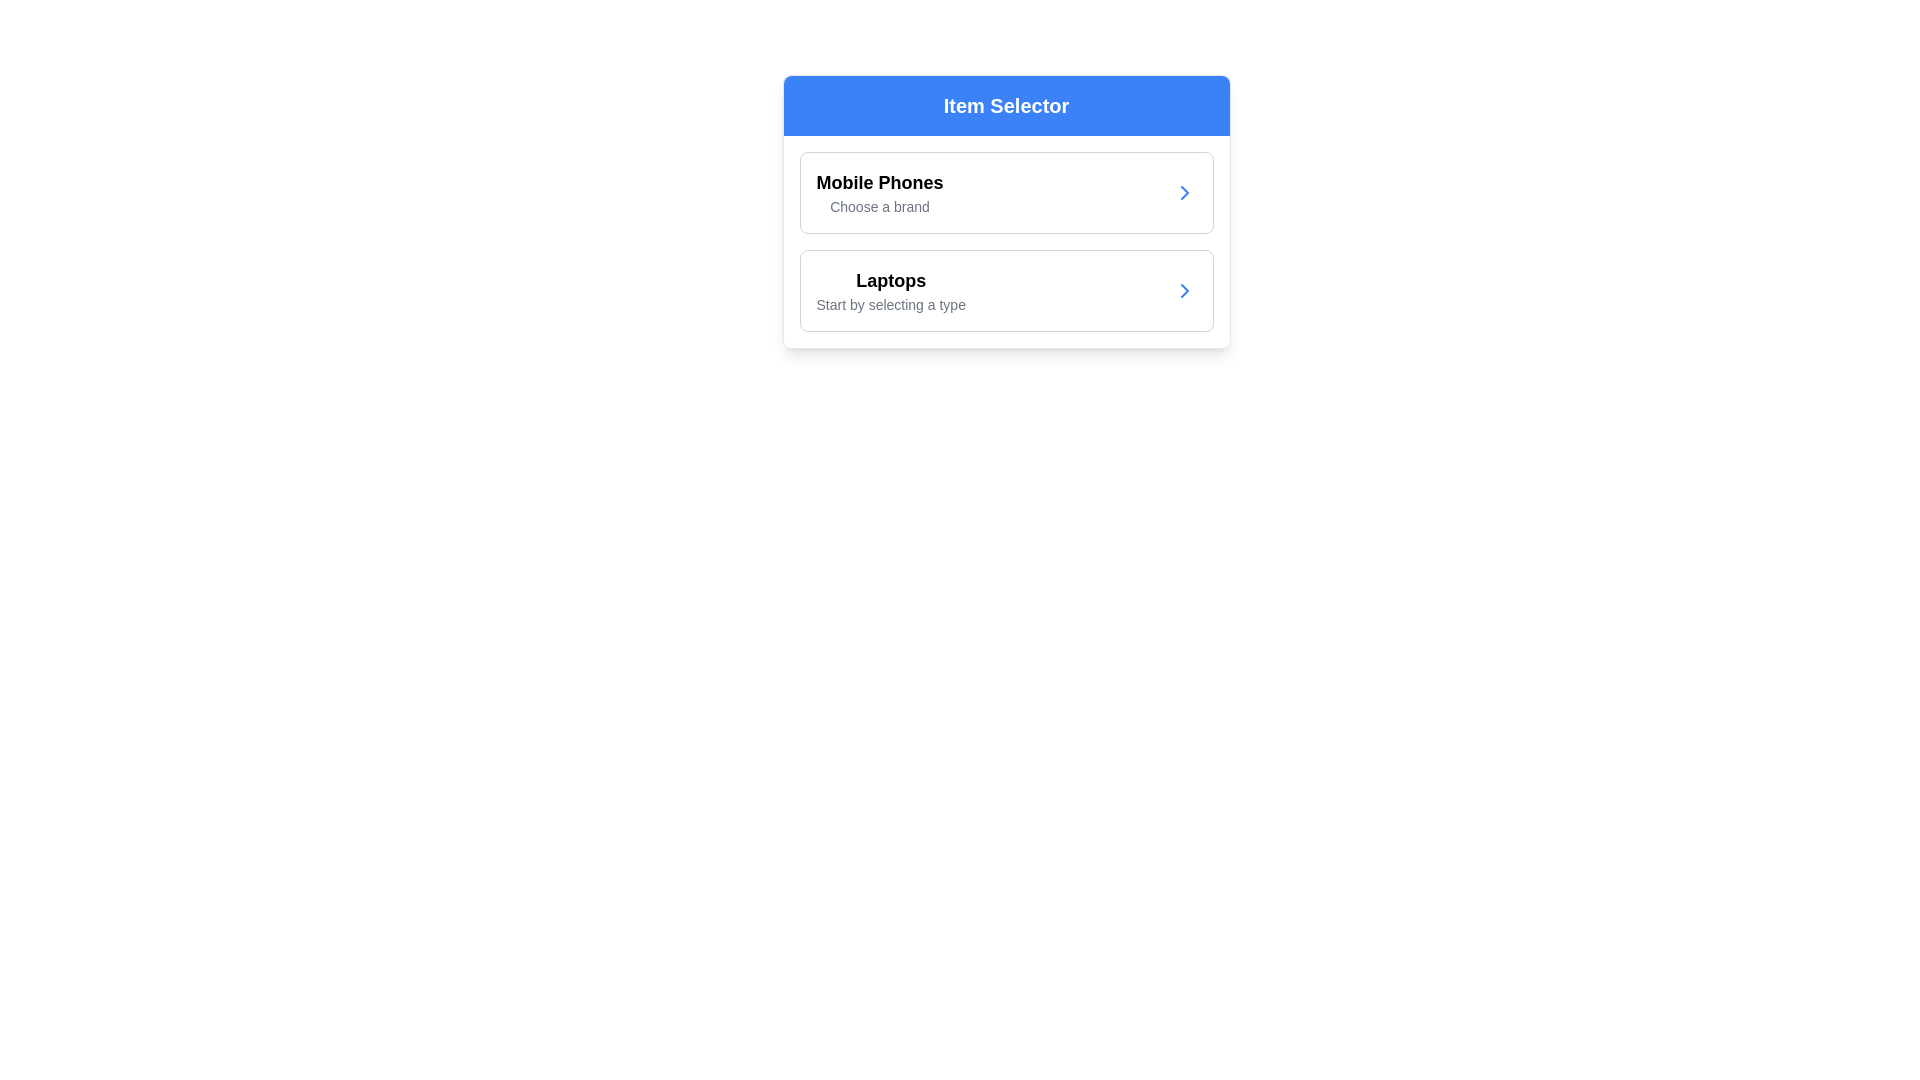  Describe the element at coordinates (1184, 192) in the screenshot. I see `the blue right-pointing Chevron-Right icon located at the right end of the 'Mobile PhonesChoose a brand' row` at that location.